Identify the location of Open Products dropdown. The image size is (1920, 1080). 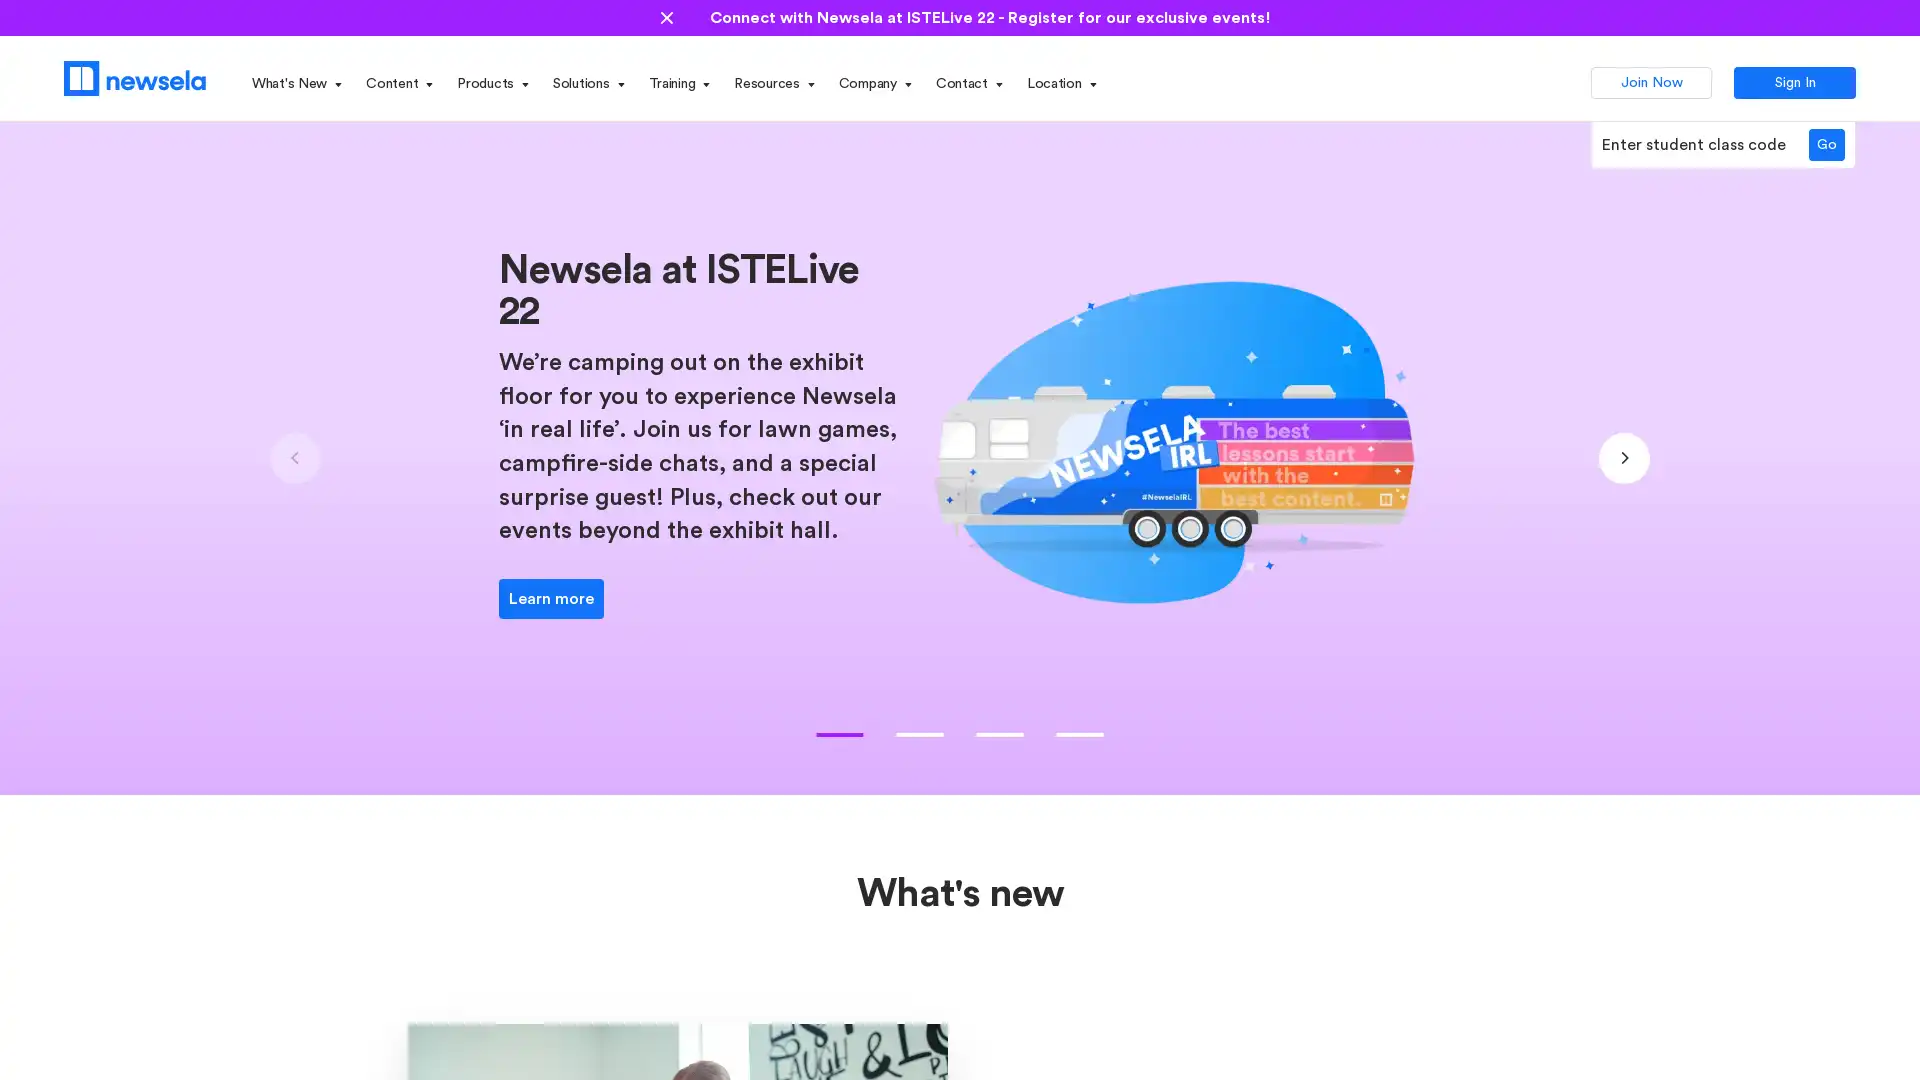
(527, 82).